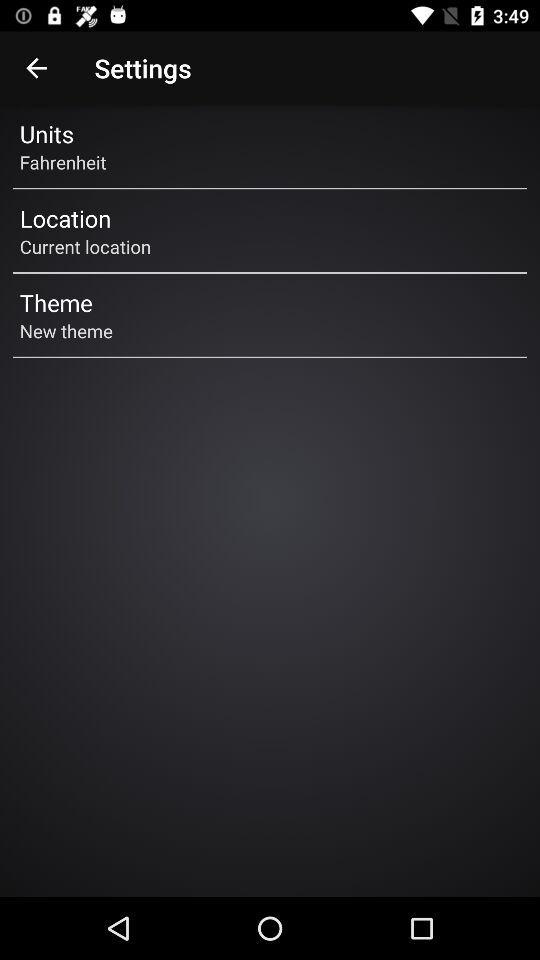 Image resolution: width=540 pixels, height=960 pixels. I want to click on the item to the left of the settings icon, so click(36, 68).